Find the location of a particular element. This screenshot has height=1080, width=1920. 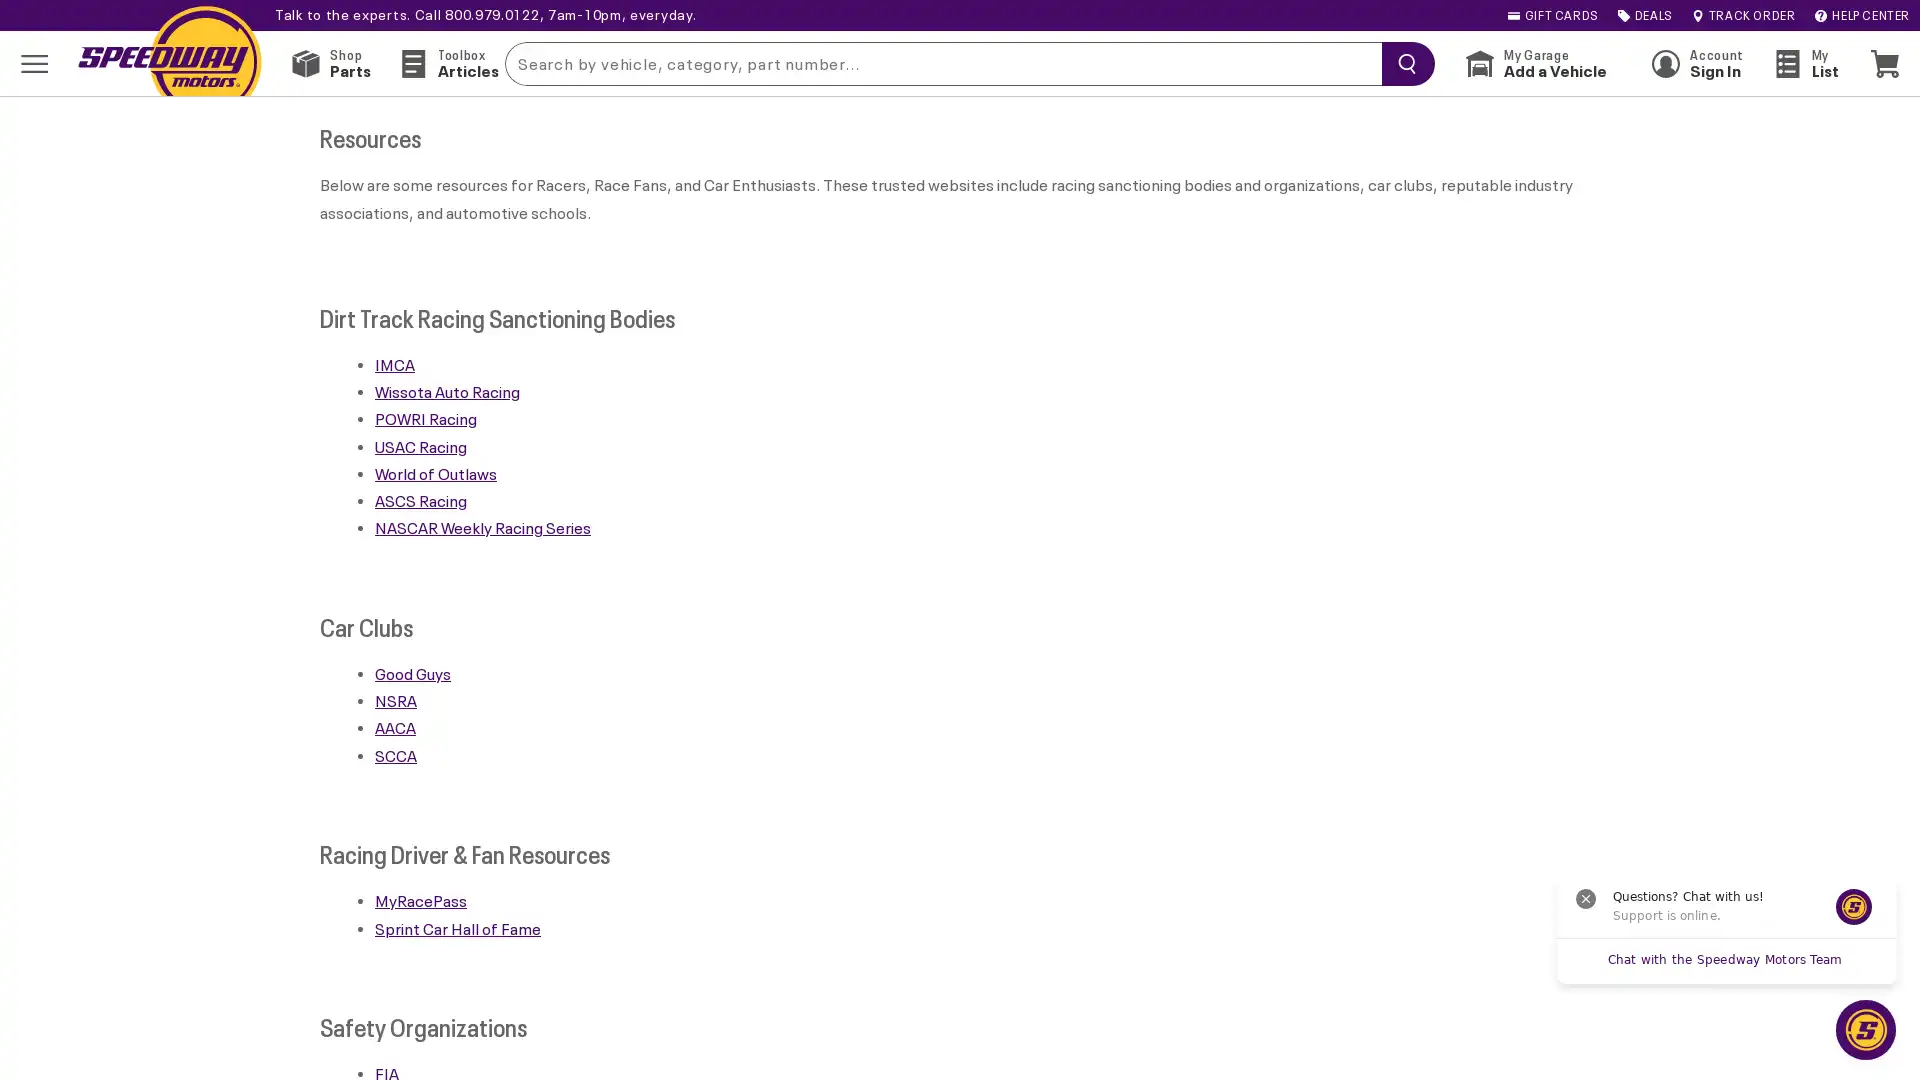

Questions? Chat with us! Support is online. Chat with the Speedway Motors Team is located at coordinates (1865, 1029).